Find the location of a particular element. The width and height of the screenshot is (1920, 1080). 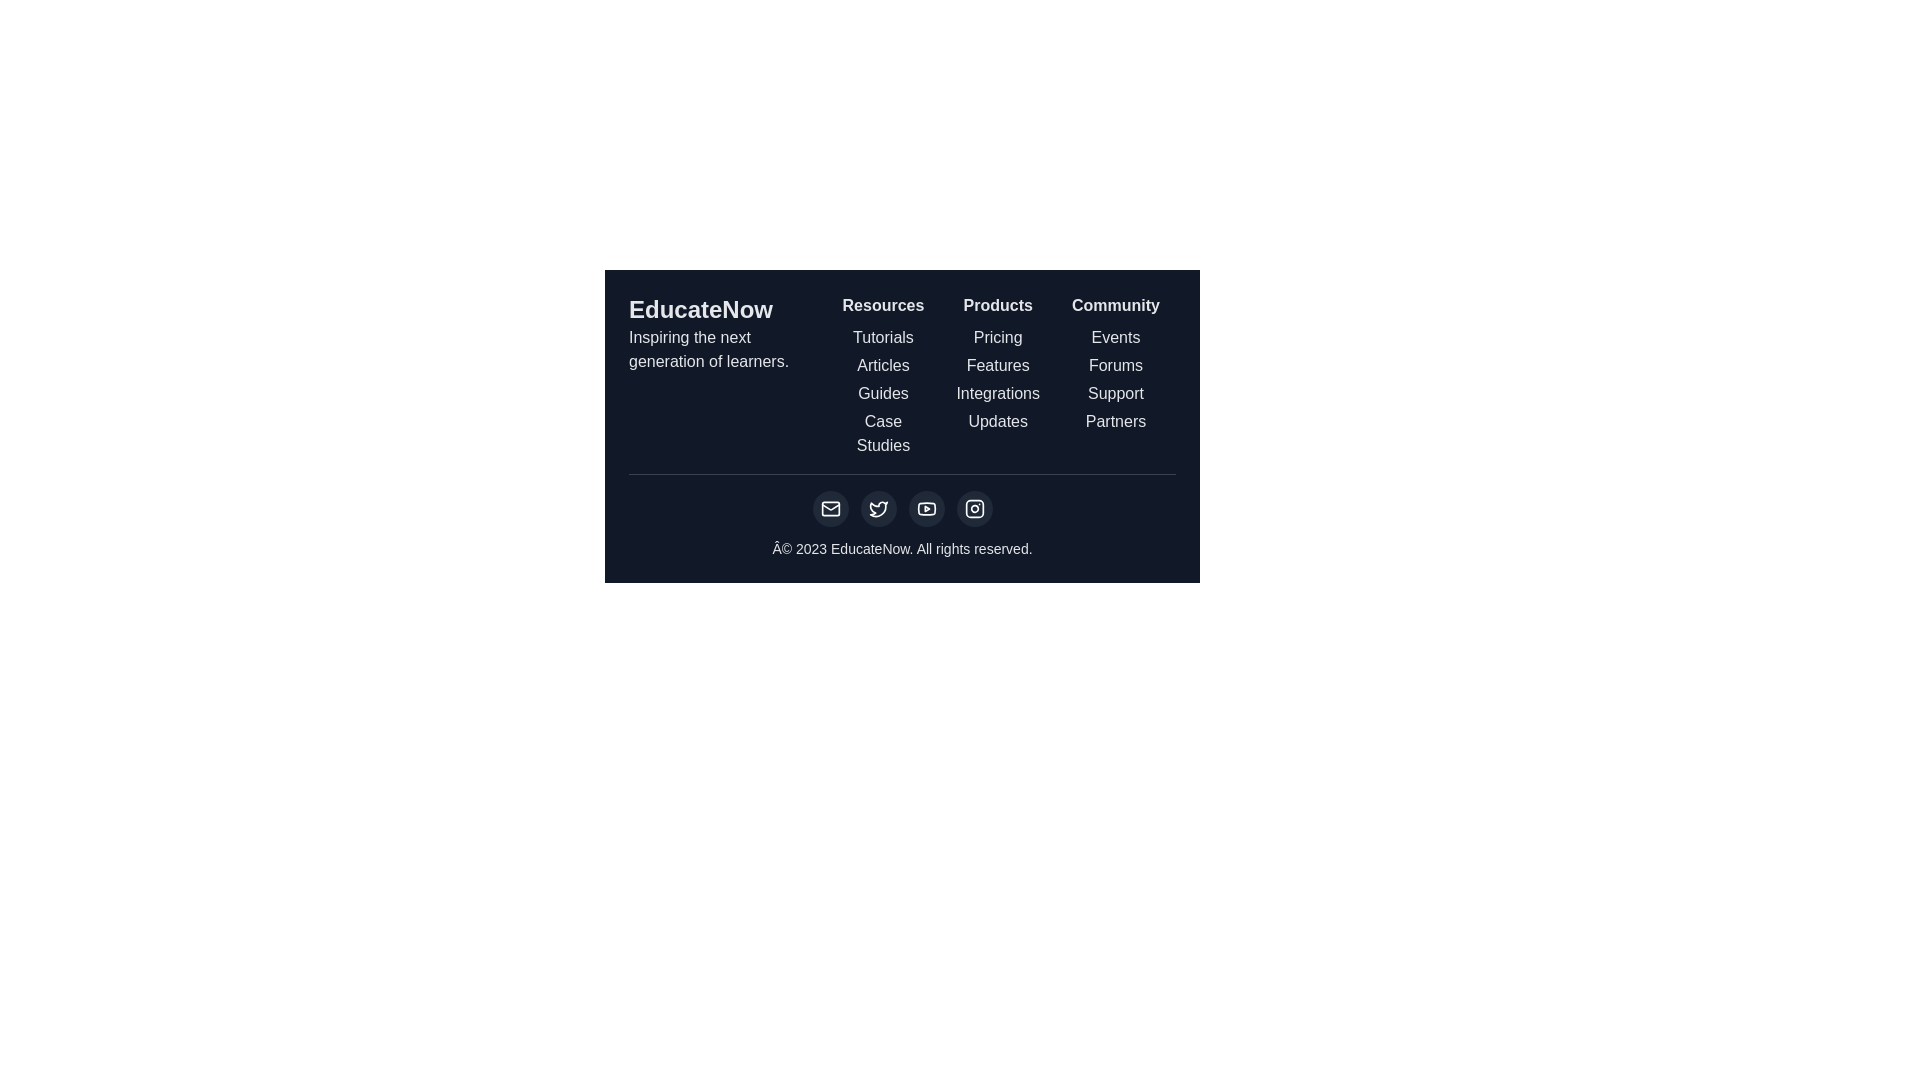

the list of navigation links organized under headings is located at coordinates (901, 375).